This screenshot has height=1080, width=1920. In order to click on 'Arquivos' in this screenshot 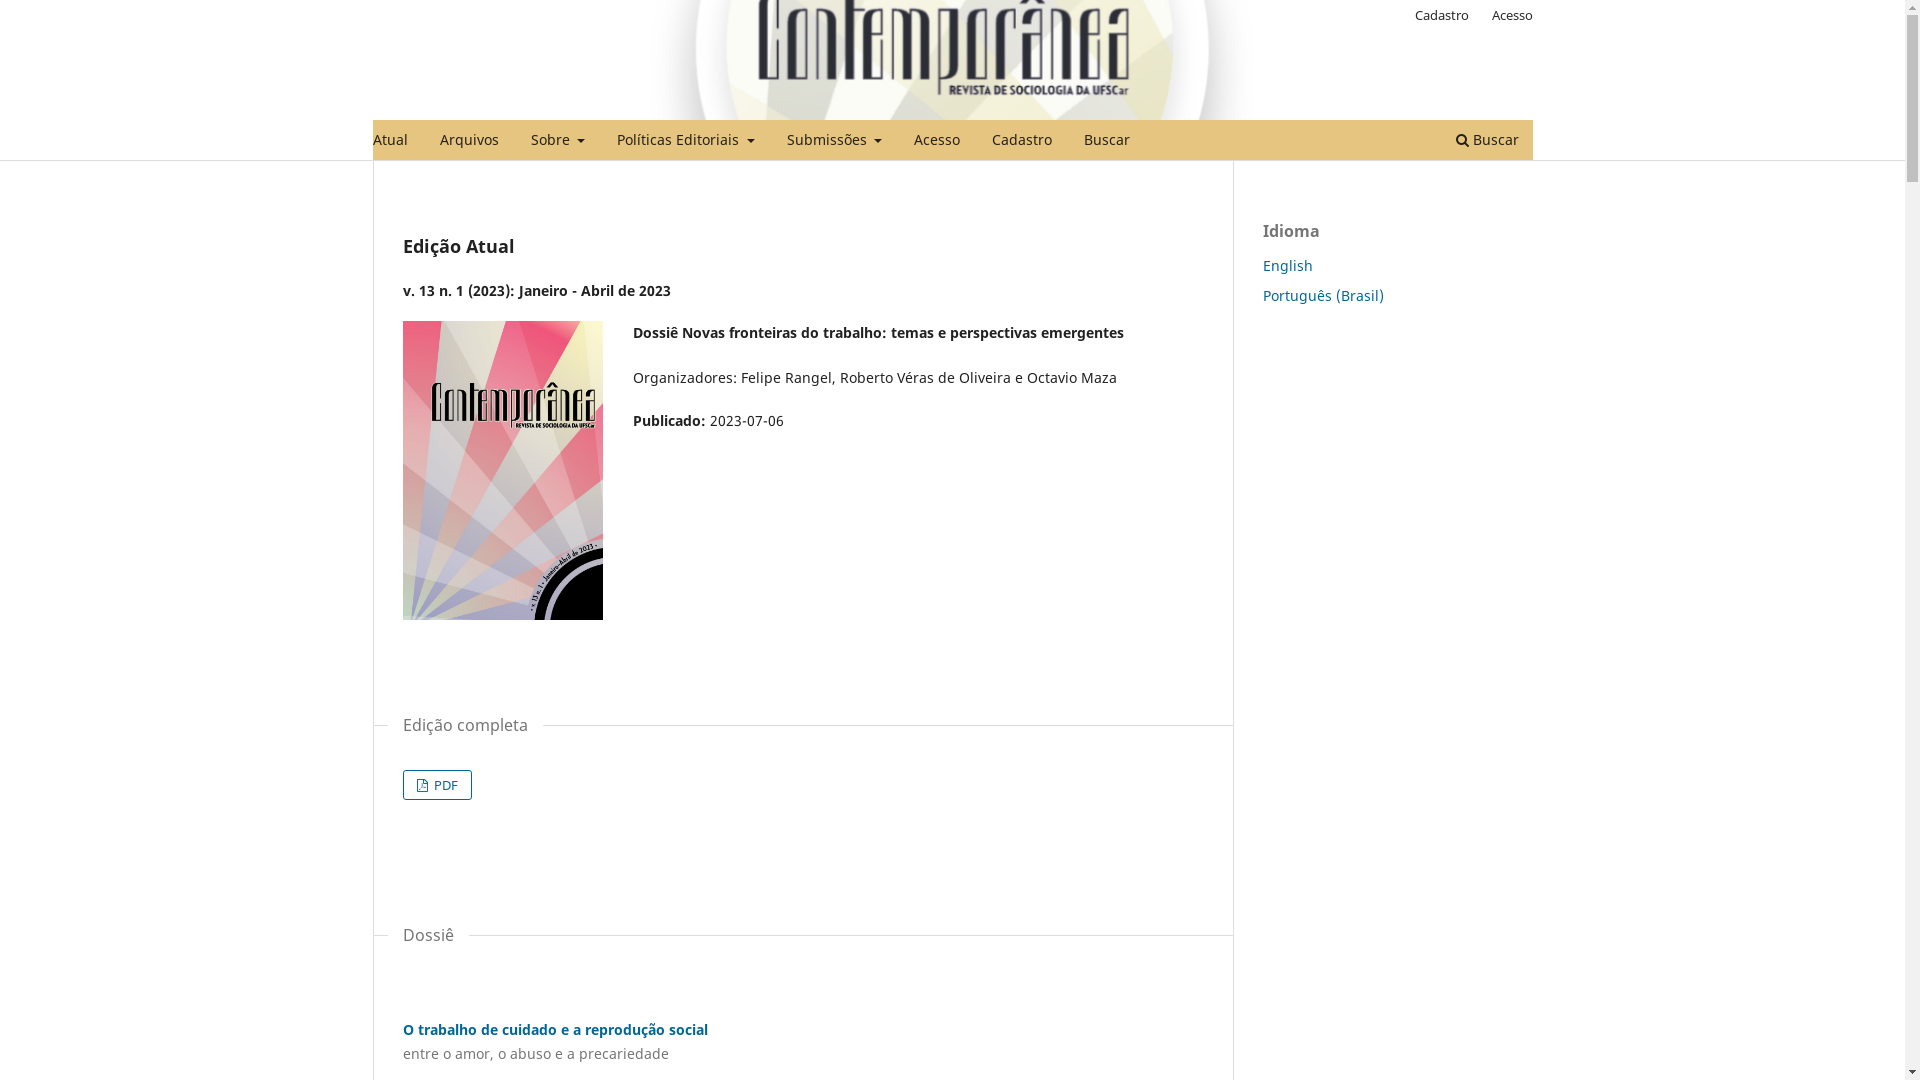, I will do `click(467, 141)`.